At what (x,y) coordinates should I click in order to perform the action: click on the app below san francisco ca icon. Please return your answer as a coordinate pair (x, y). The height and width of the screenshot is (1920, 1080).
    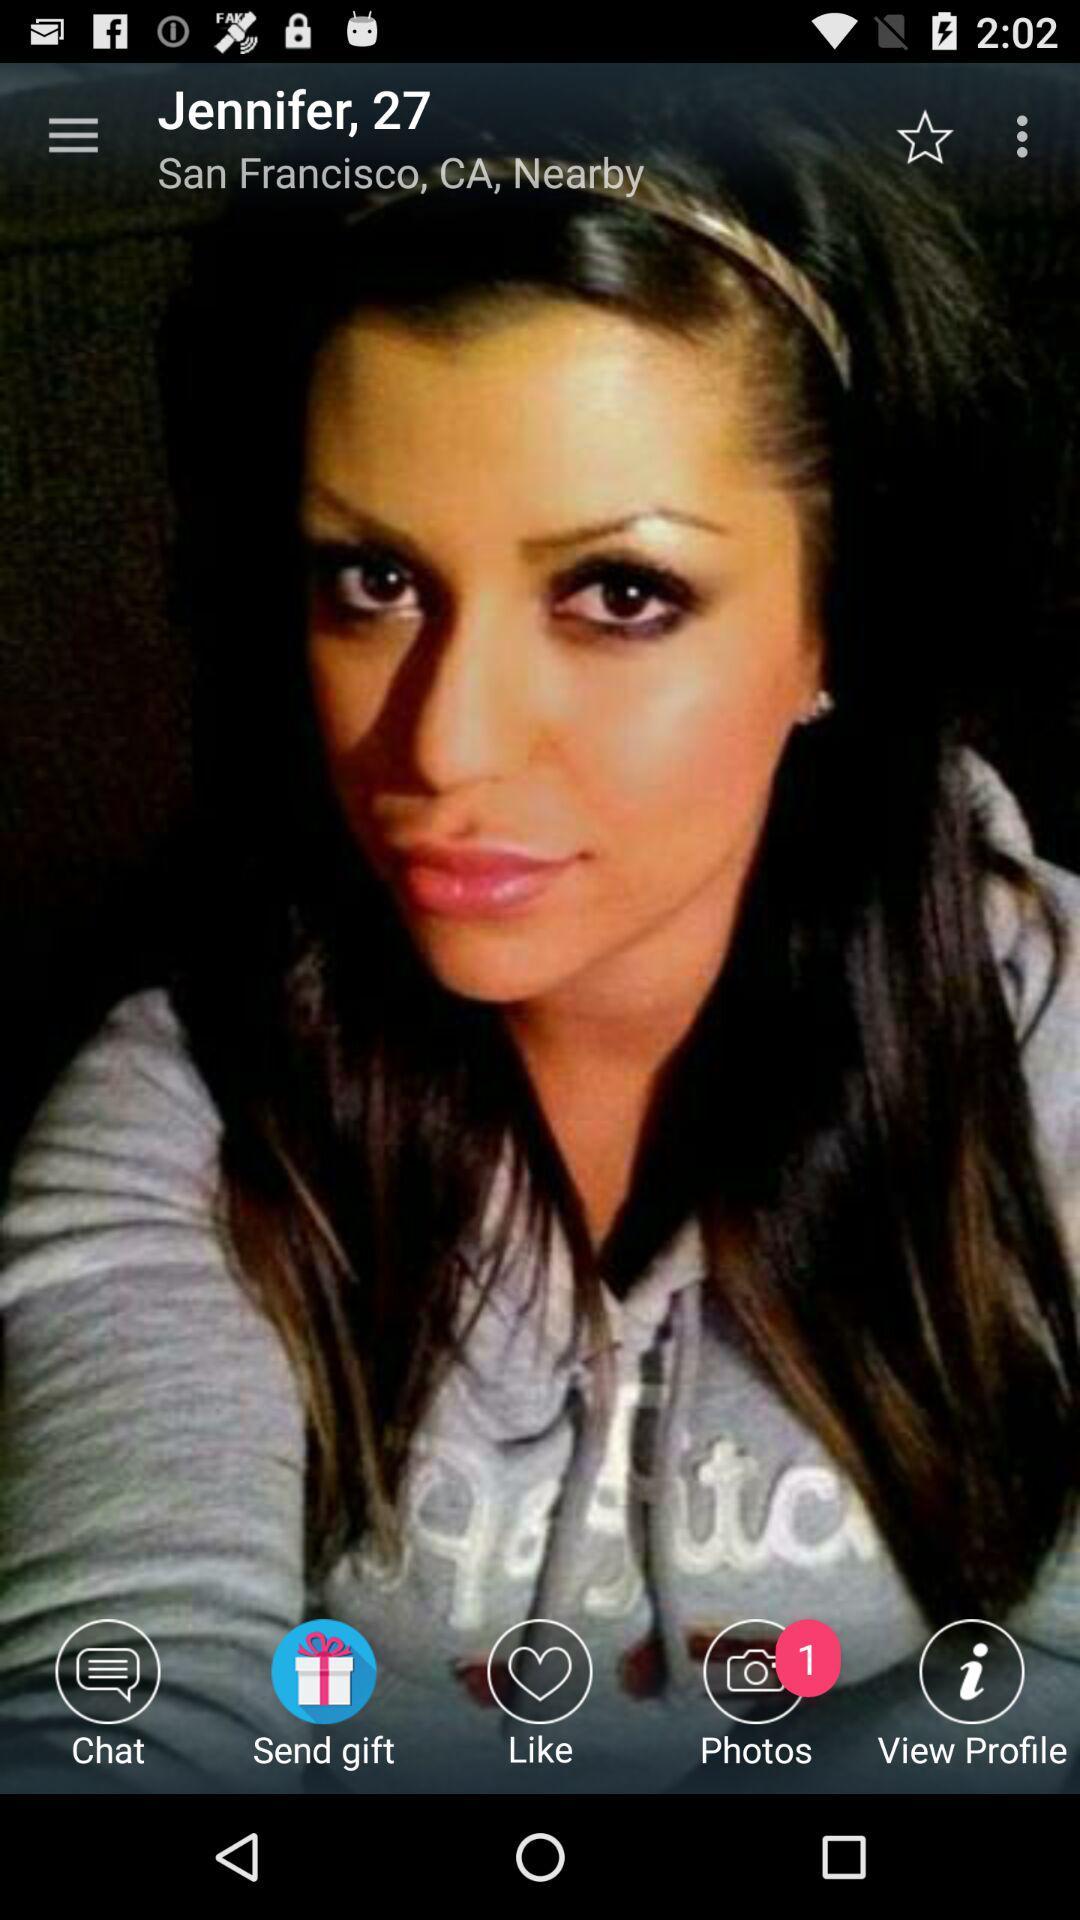
    Looking at the image, I should click on (323, 1705).